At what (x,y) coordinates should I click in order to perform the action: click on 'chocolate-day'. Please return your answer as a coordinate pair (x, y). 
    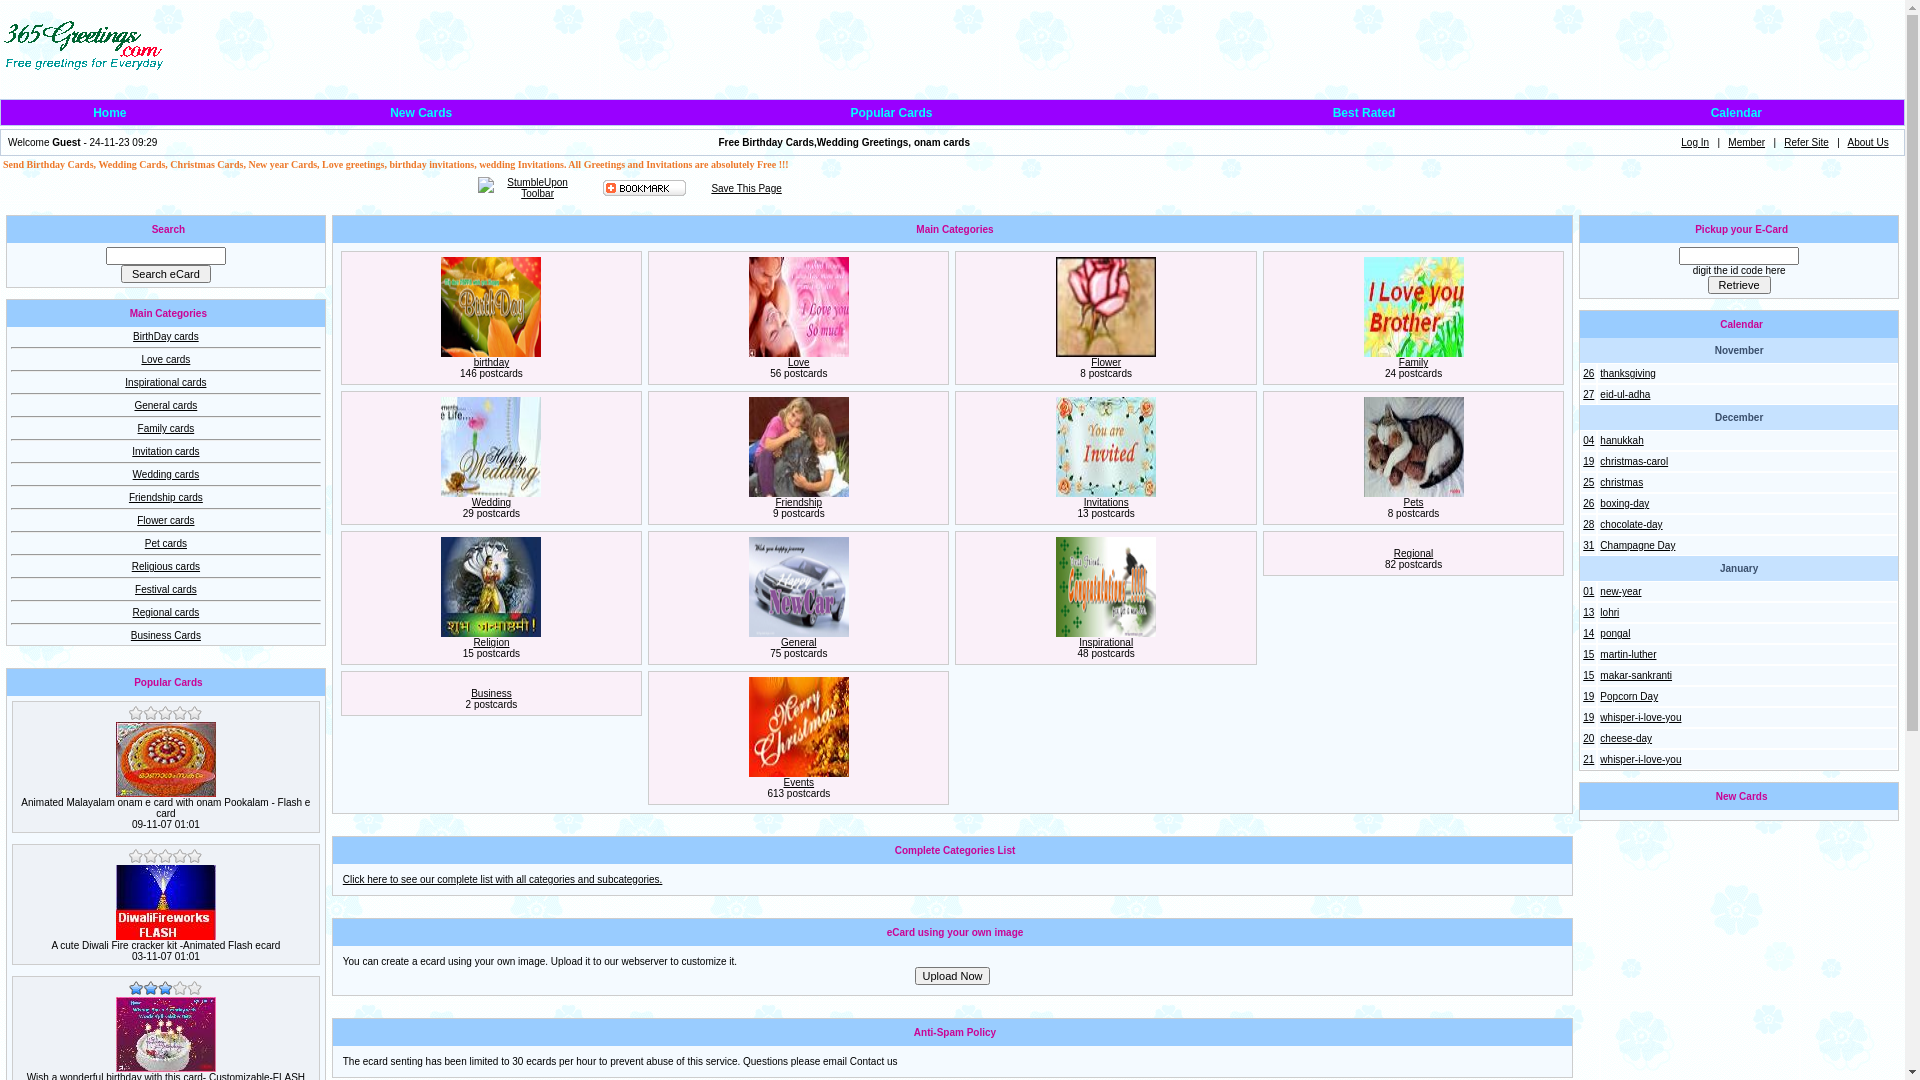
    Looking at the image, I should click on (1631, 523).